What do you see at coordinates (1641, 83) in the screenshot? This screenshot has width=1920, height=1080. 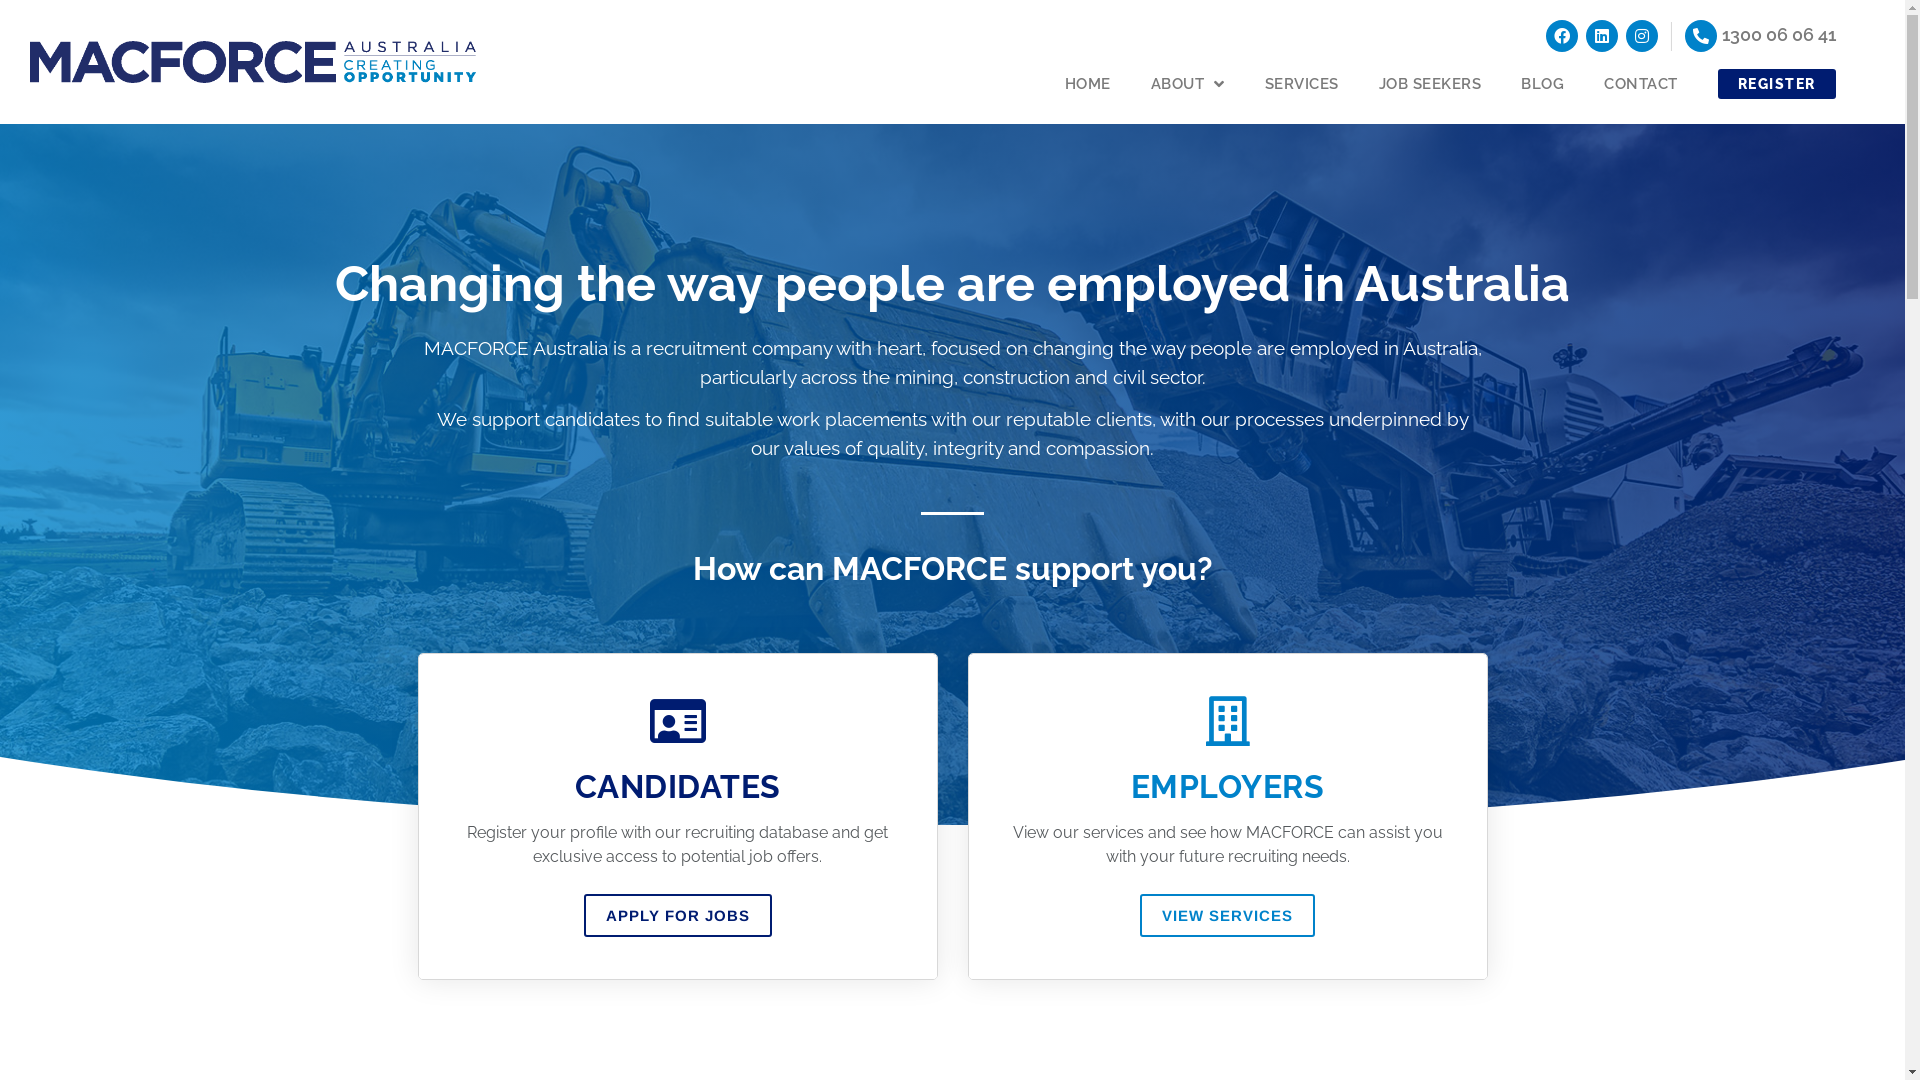 I see `'CONTACT'` at bounding box center [1641, 83].